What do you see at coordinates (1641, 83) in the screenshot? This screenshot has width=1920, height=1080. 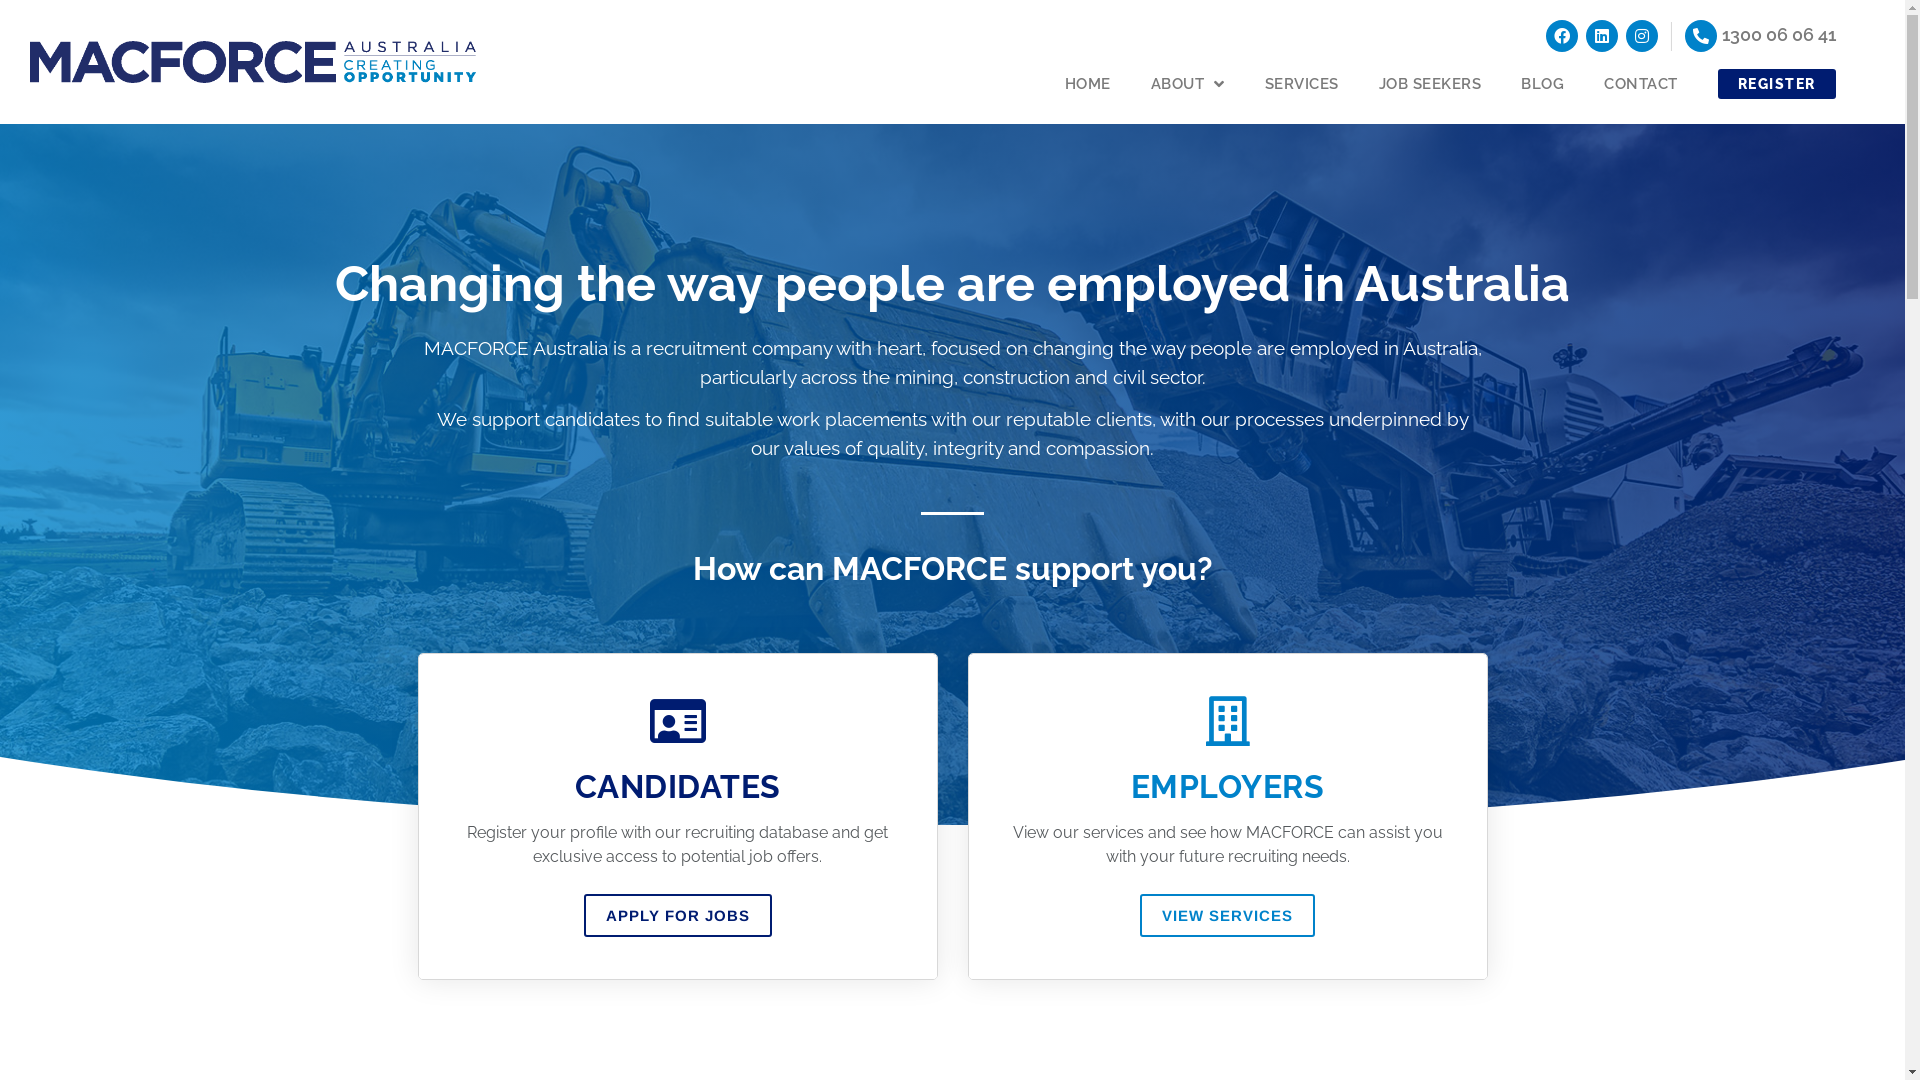 I see `'CONTACT'` at bounding box center [1641, 83].